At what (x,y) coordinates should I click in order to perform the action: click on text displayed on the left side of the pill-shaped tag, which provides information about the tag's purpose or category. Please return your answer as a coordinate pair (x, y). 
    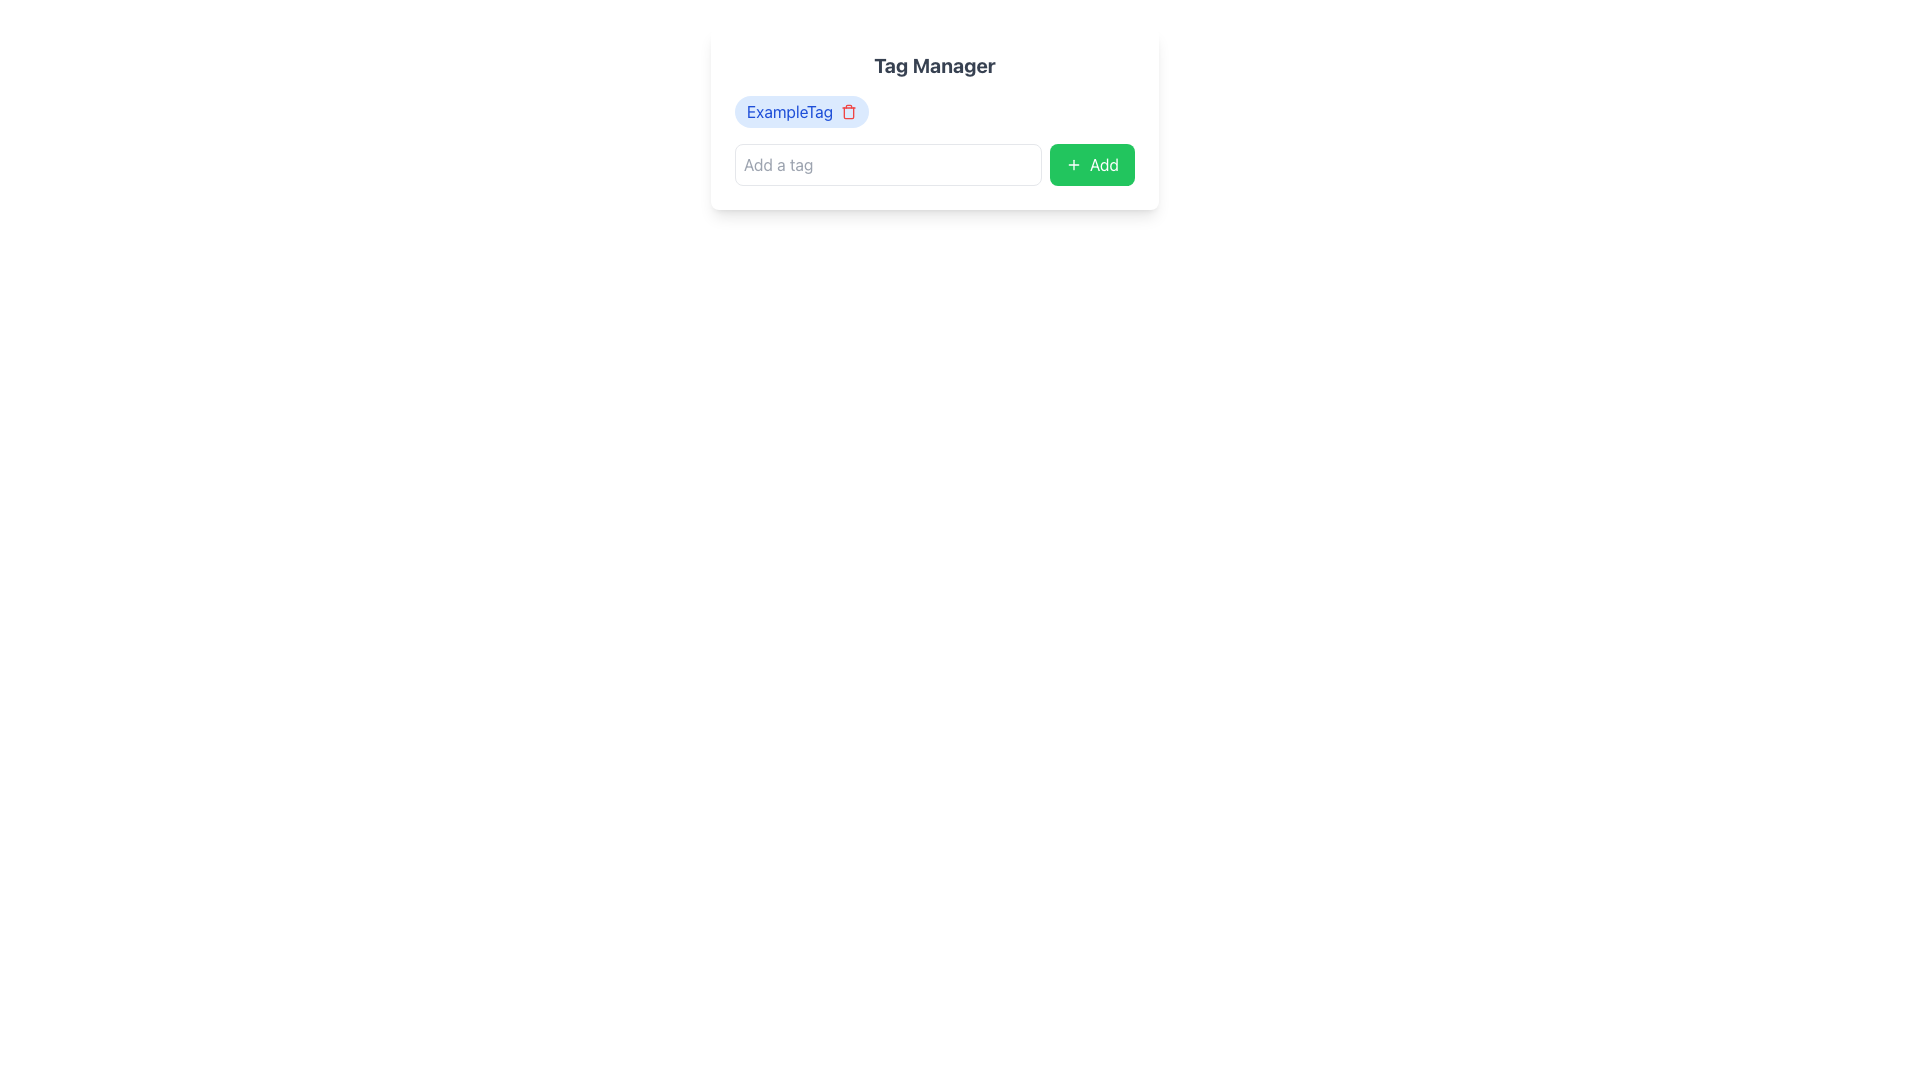
    Looking at the image, I should click on (789, 111).